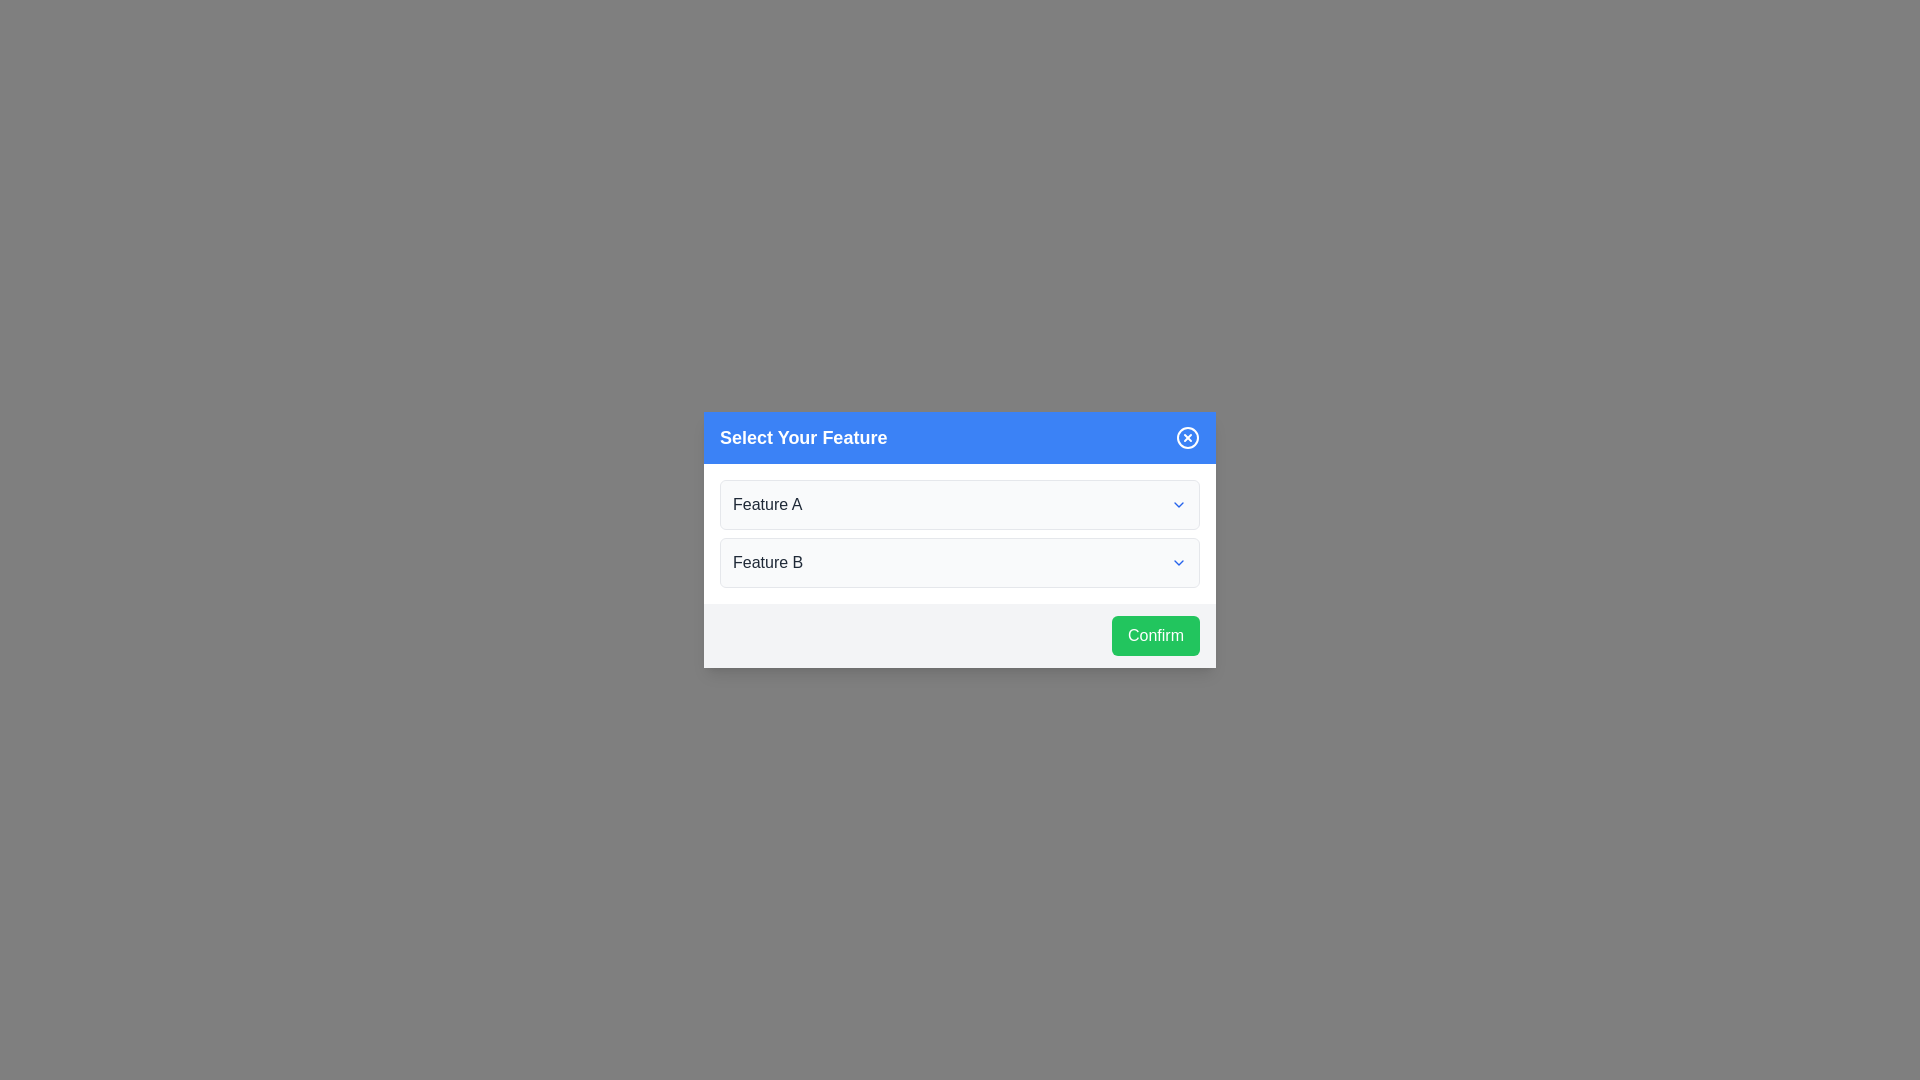 Image resolution: width=1920 pixels, height=1080 pixels. I want to click on the SVG circle element located in the top-right corner of the blue header bar of the modal dialog, which serves as a close button, so click(1188, 437).